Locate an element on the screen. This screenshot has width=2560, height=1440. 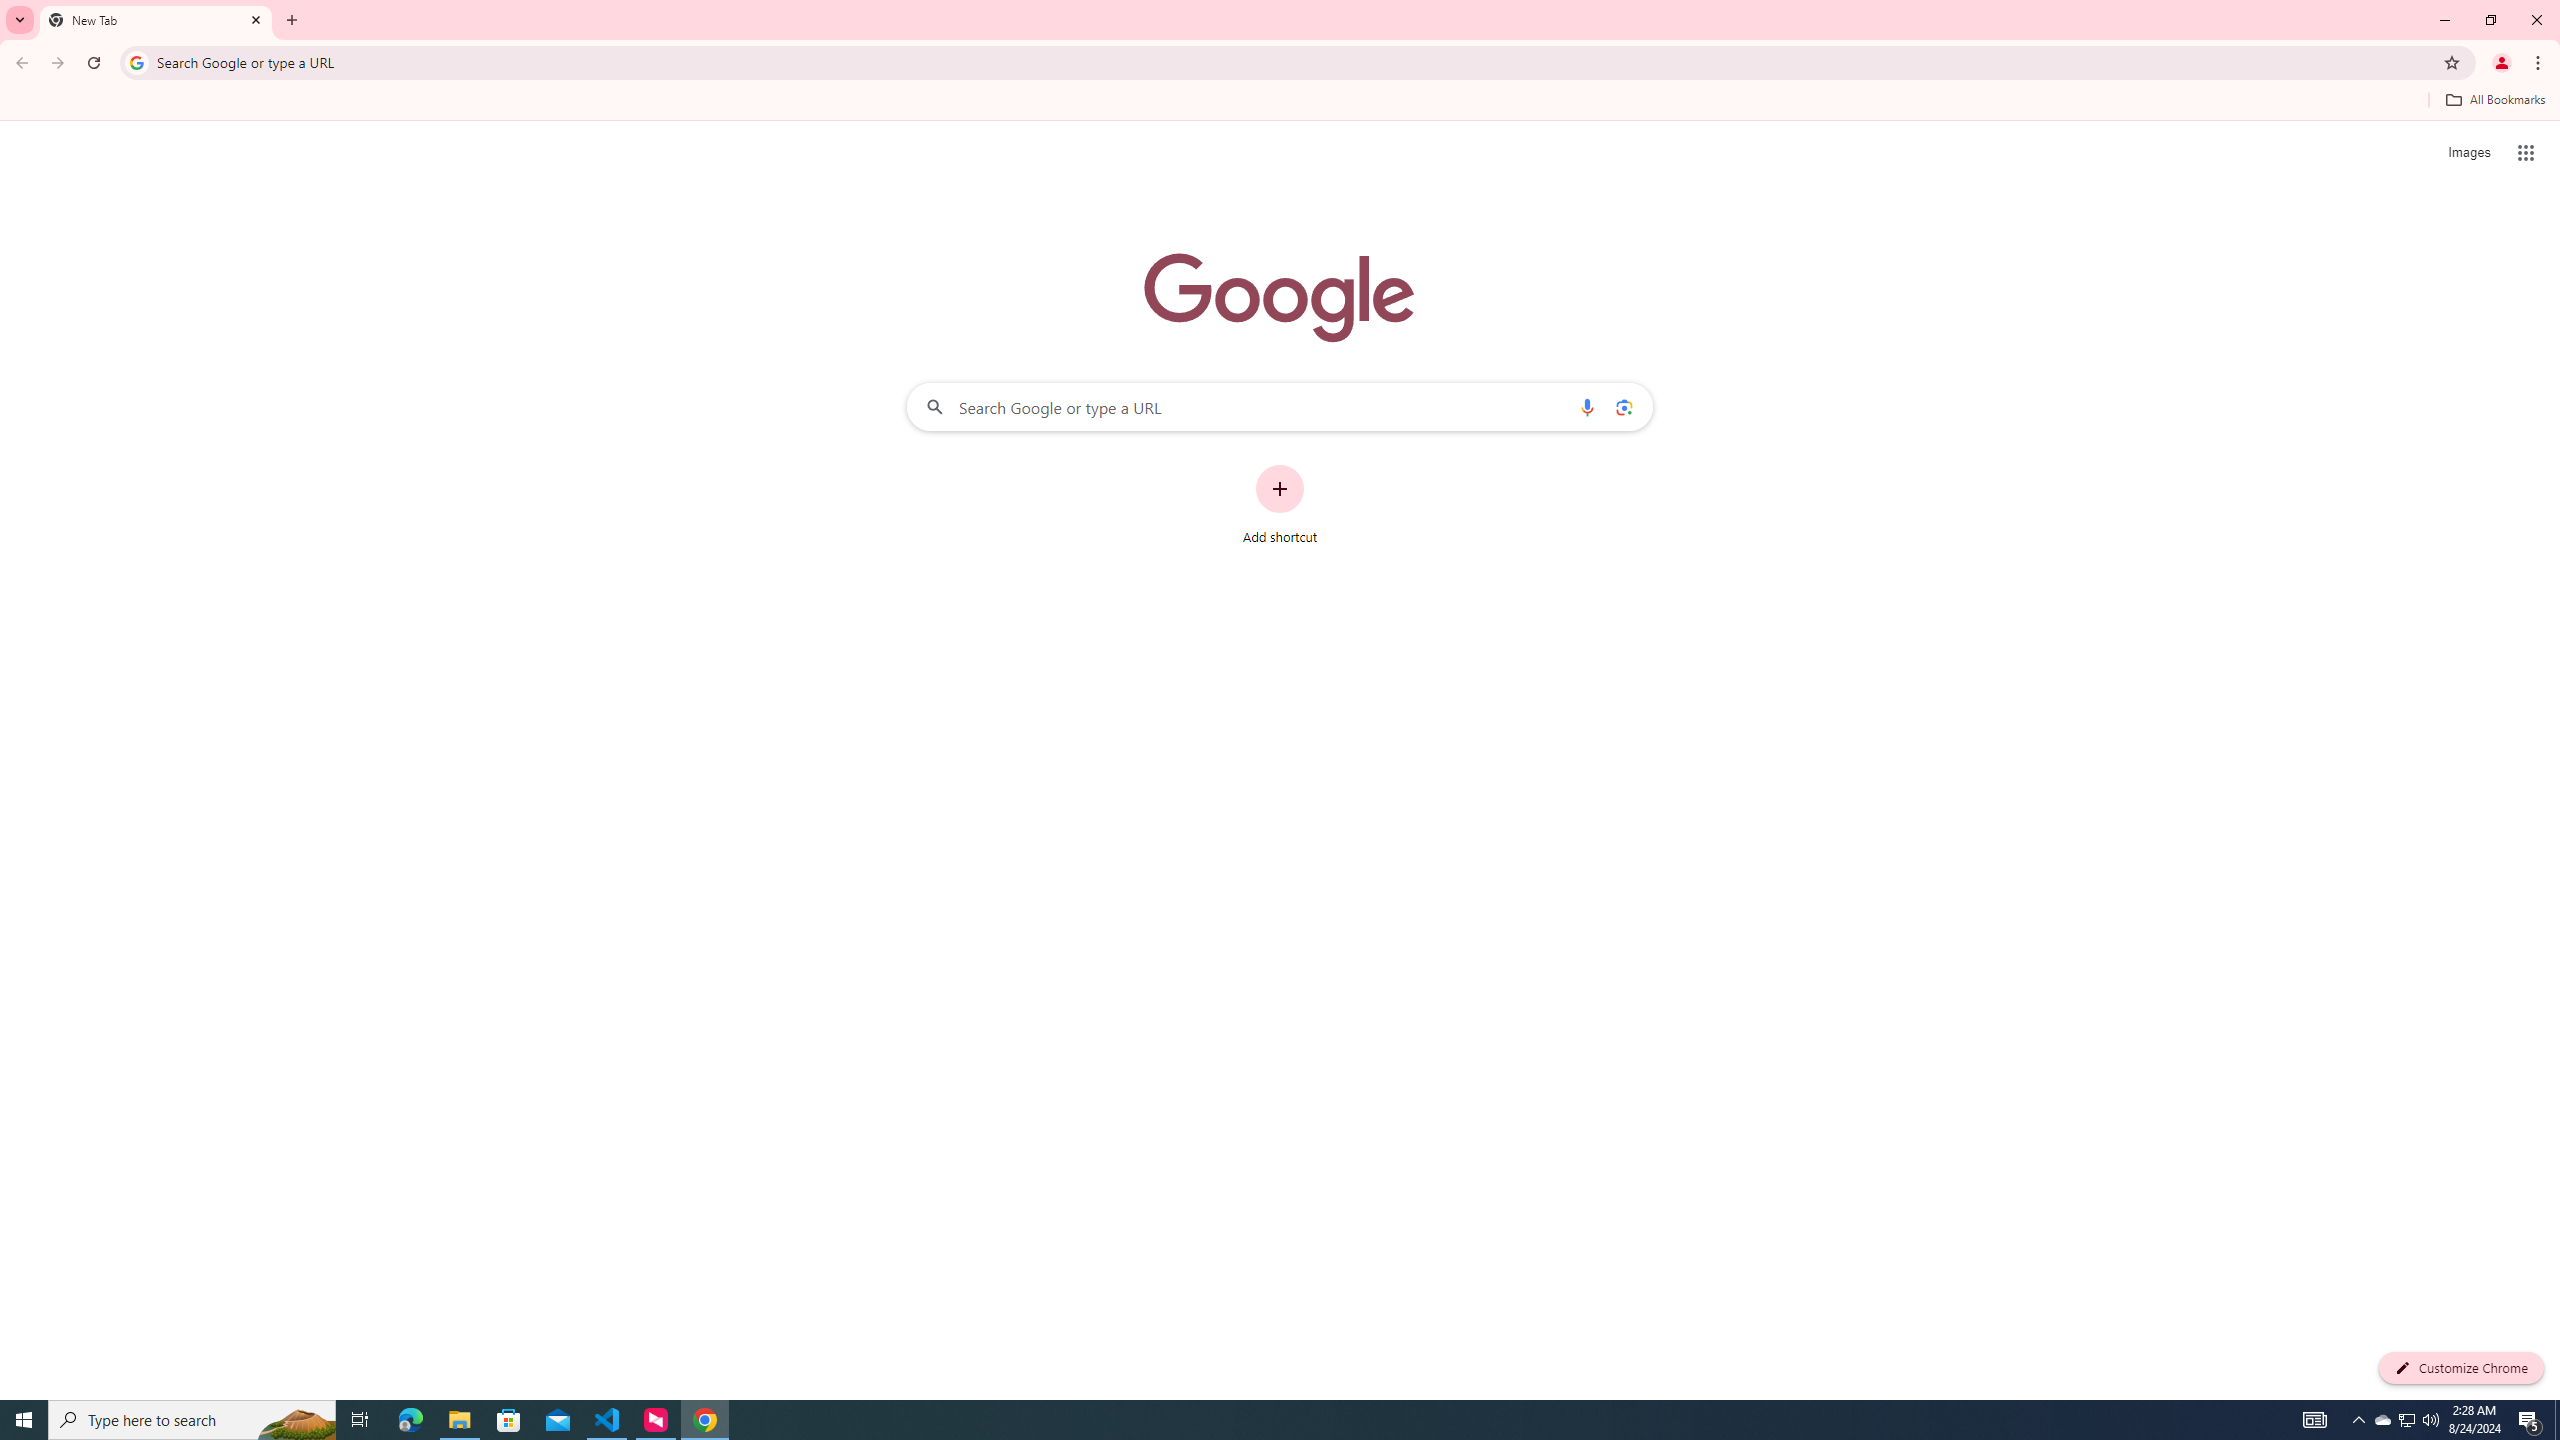
'Search by voice' is located at coordinates (1586, 405).